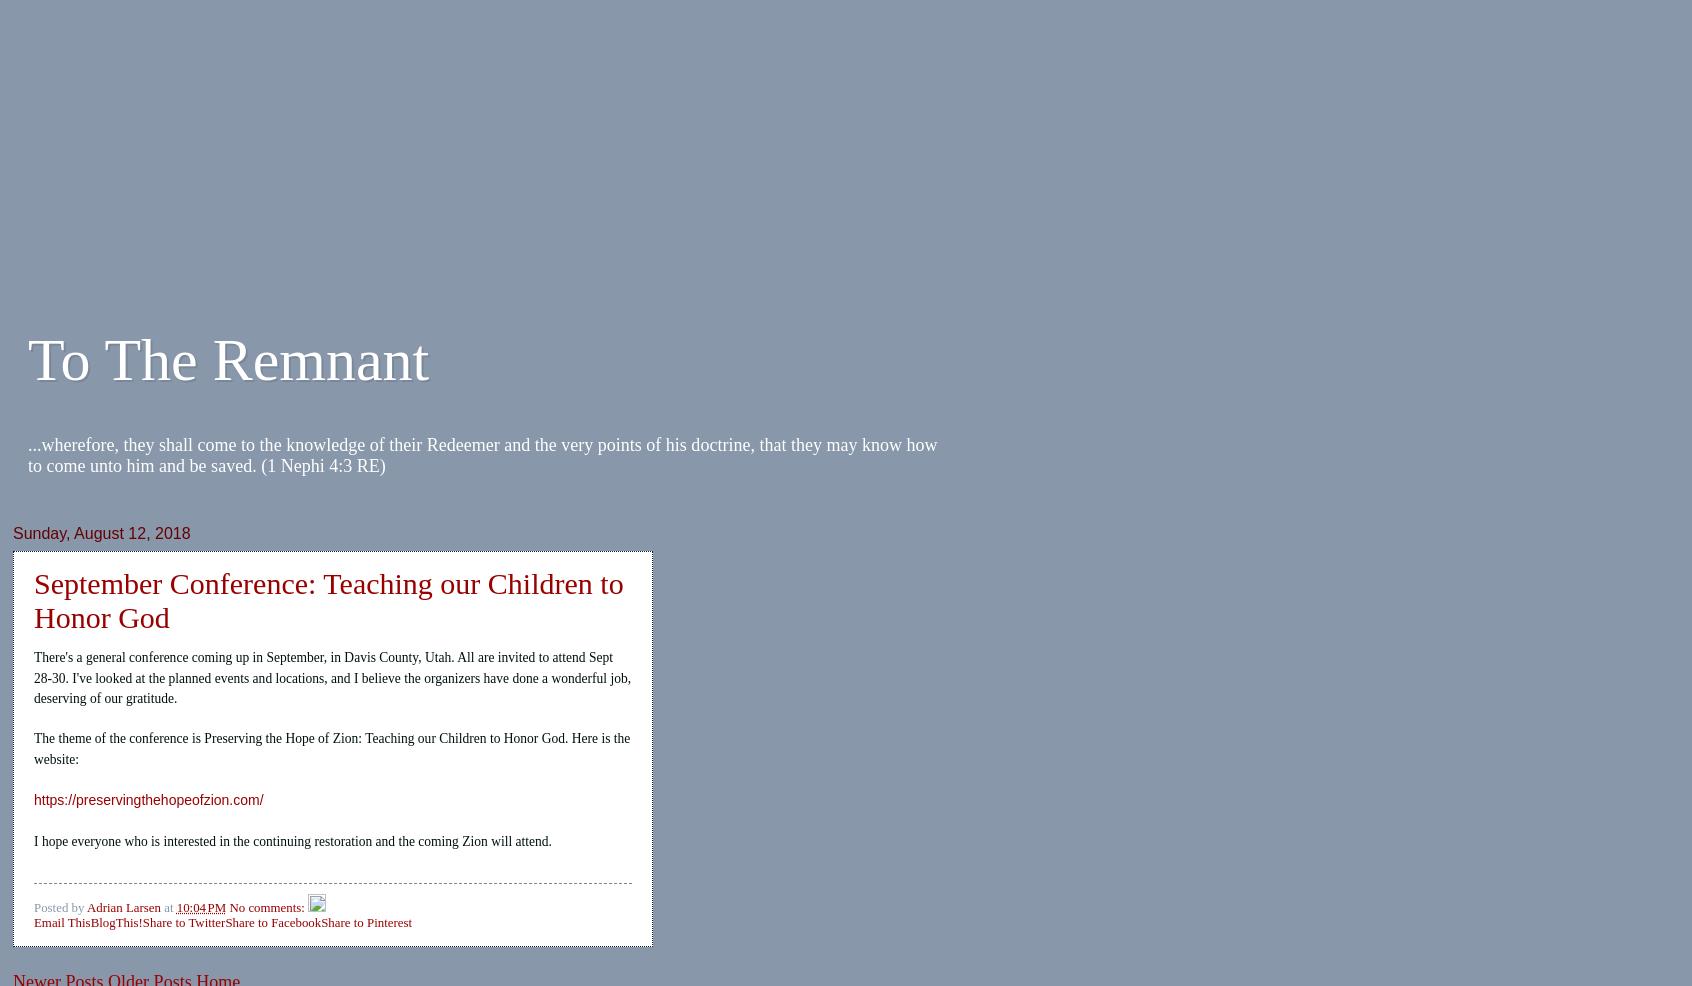 The height and width of the screenshot is (986, 1692). Describe the element at coordinates (481, 455) in the screenshot. I see `'...wherefore, they shall come to the knowledge of their Redeemer and the very points of his doctrine, that they may know how to come unto him and be saved. (1 Nephi 4:3 RE)'` at that location.